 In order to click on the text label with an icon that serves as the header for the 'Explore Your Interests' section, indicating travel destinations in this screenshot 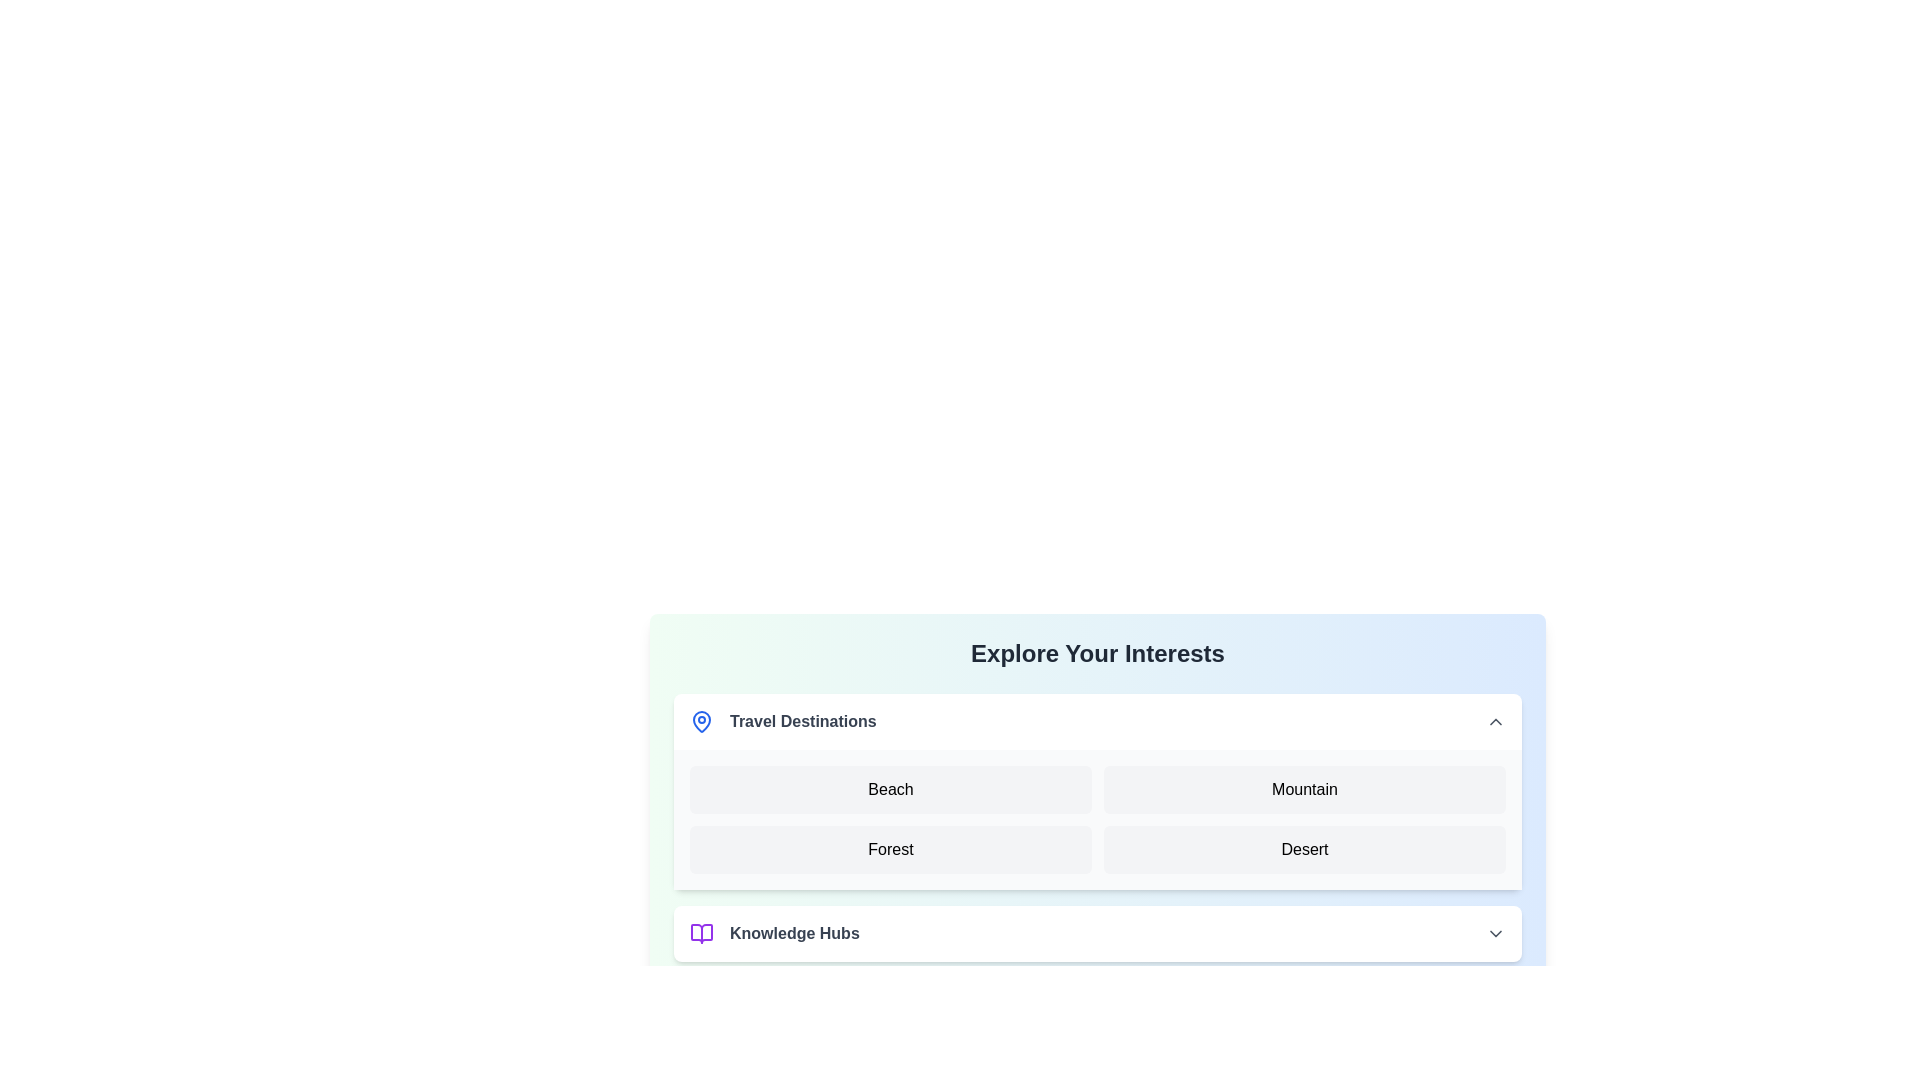, I will do `click(782, 721)`.